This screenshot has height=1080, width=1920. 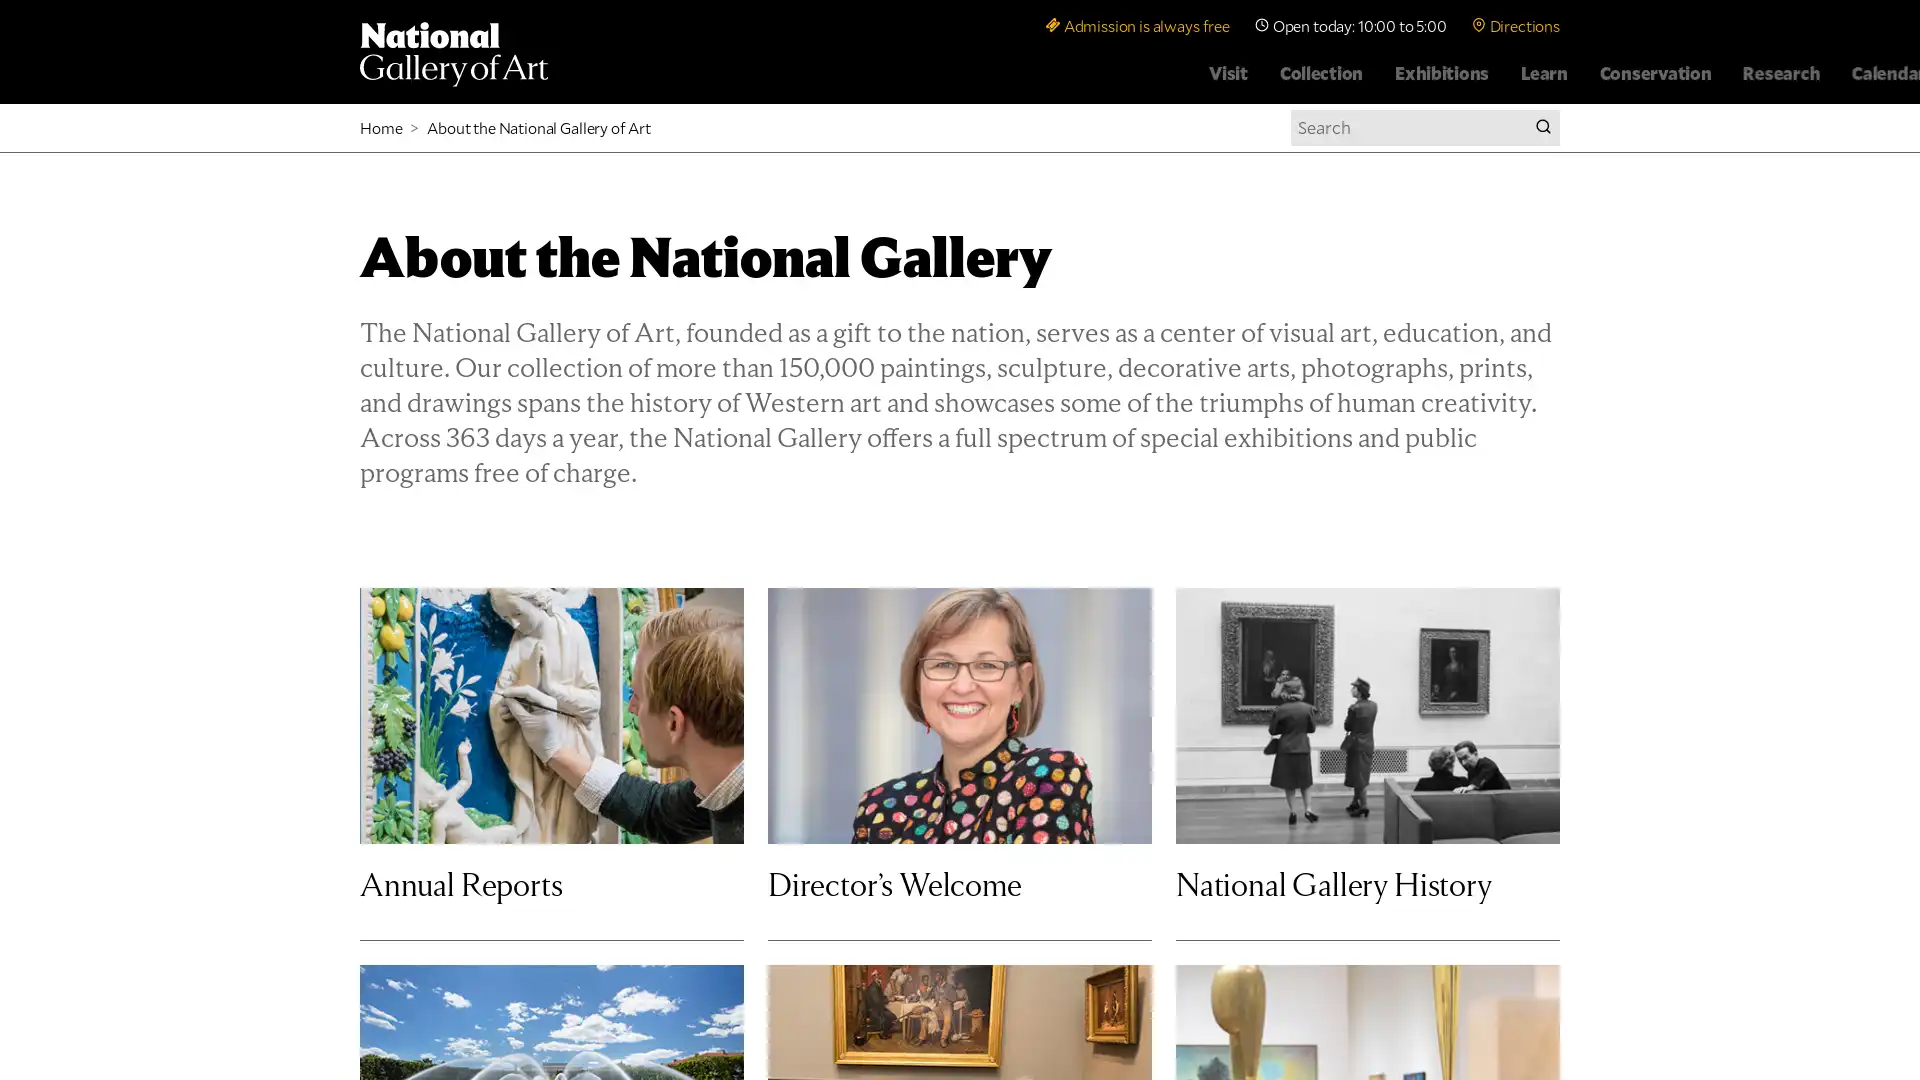 What do you see at coordinates (1541, 127) in the screenshot?
I see `Search` at bounding box center [1541, 127].